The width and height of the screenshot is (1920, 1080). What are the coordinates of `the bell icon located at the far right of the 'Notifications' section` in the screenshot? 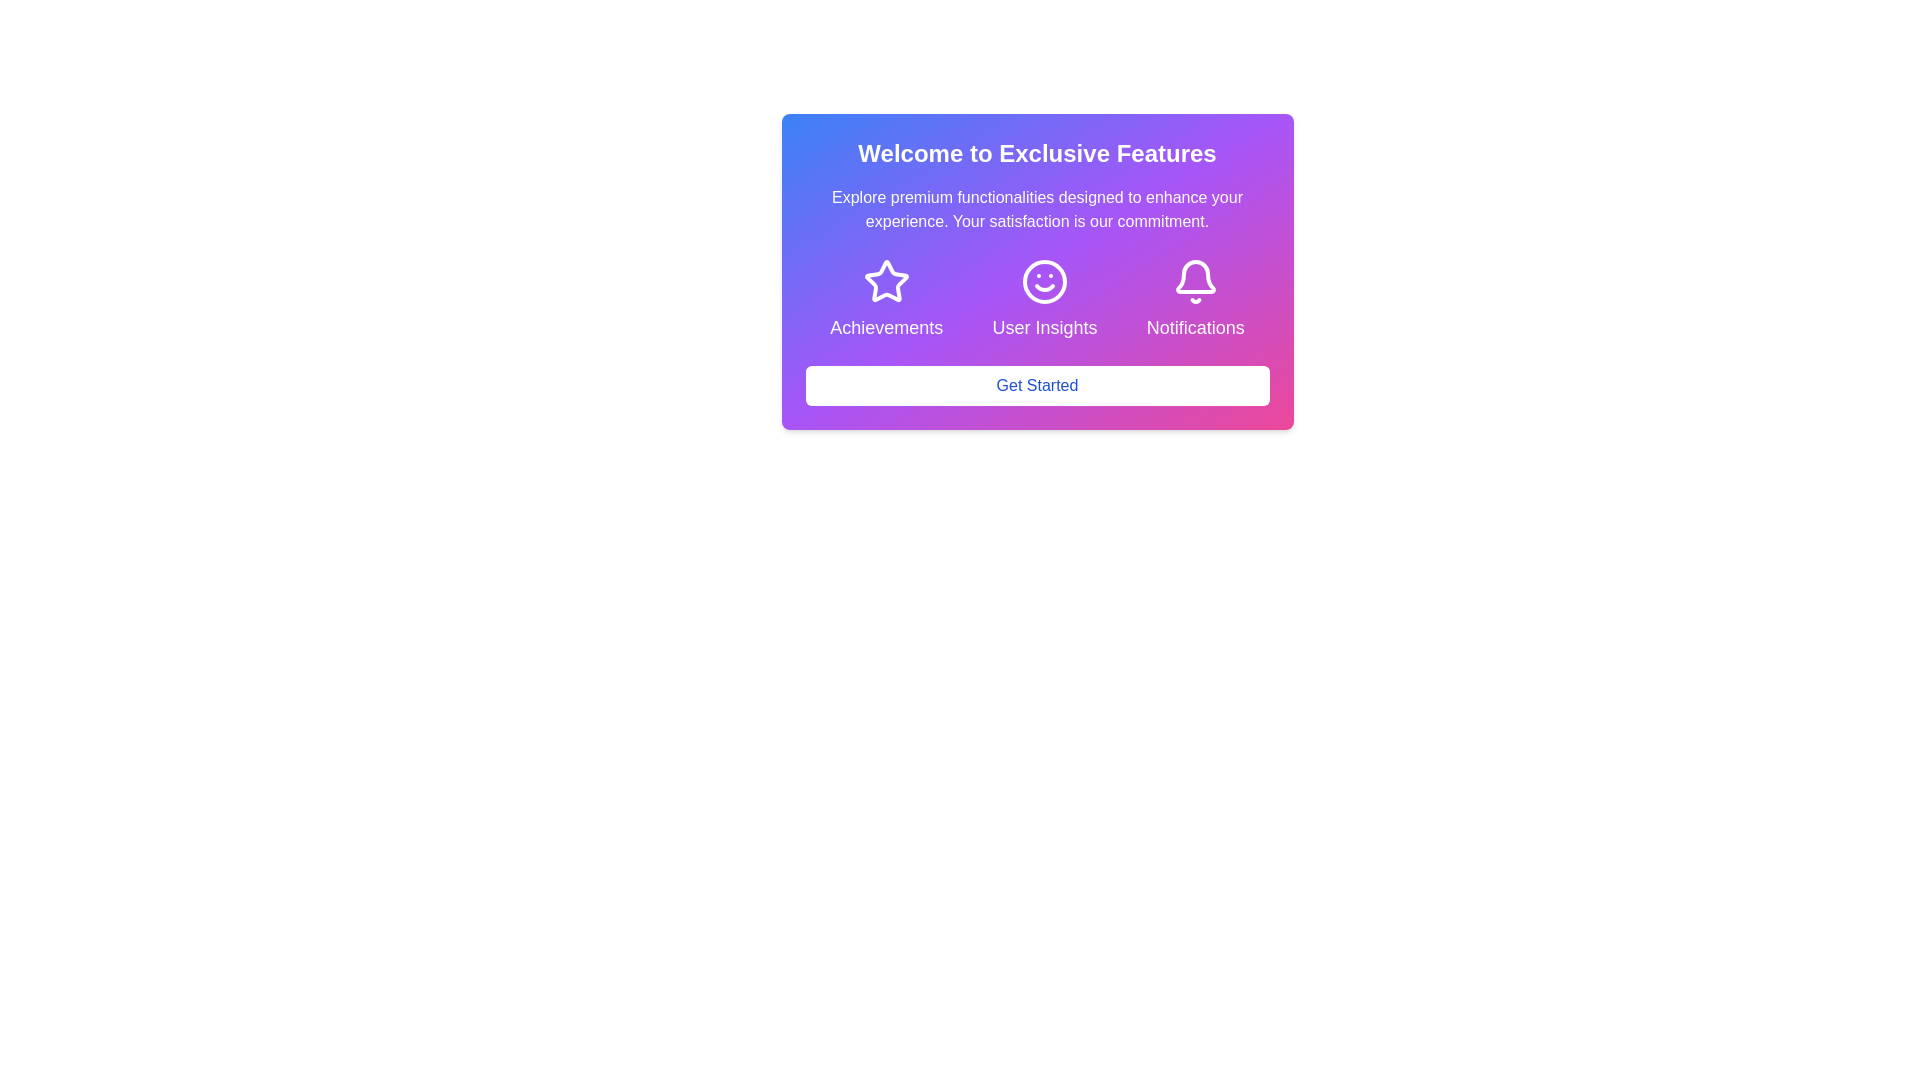 It's located at (1195, 281).